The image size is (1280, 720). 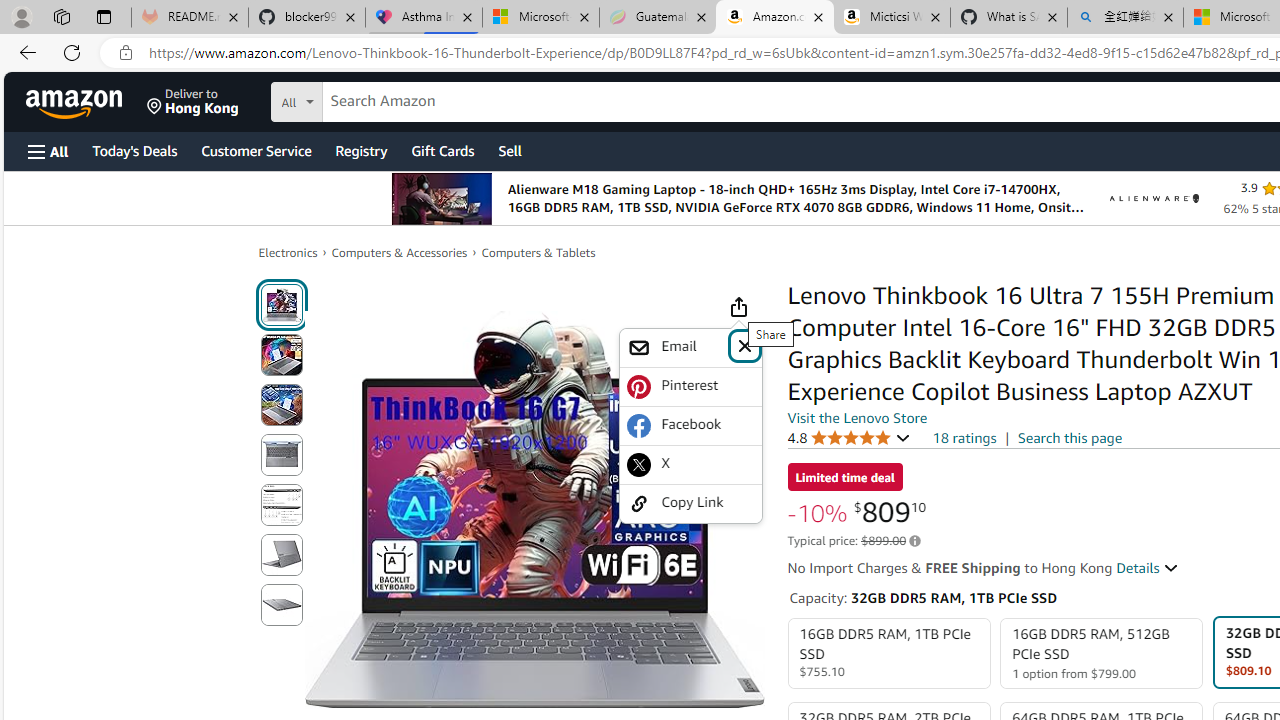 What do you see at coordinates (538, 251) in the screenshot?
I see `'Computers & Tablets'` at bounding box center [538, 251].